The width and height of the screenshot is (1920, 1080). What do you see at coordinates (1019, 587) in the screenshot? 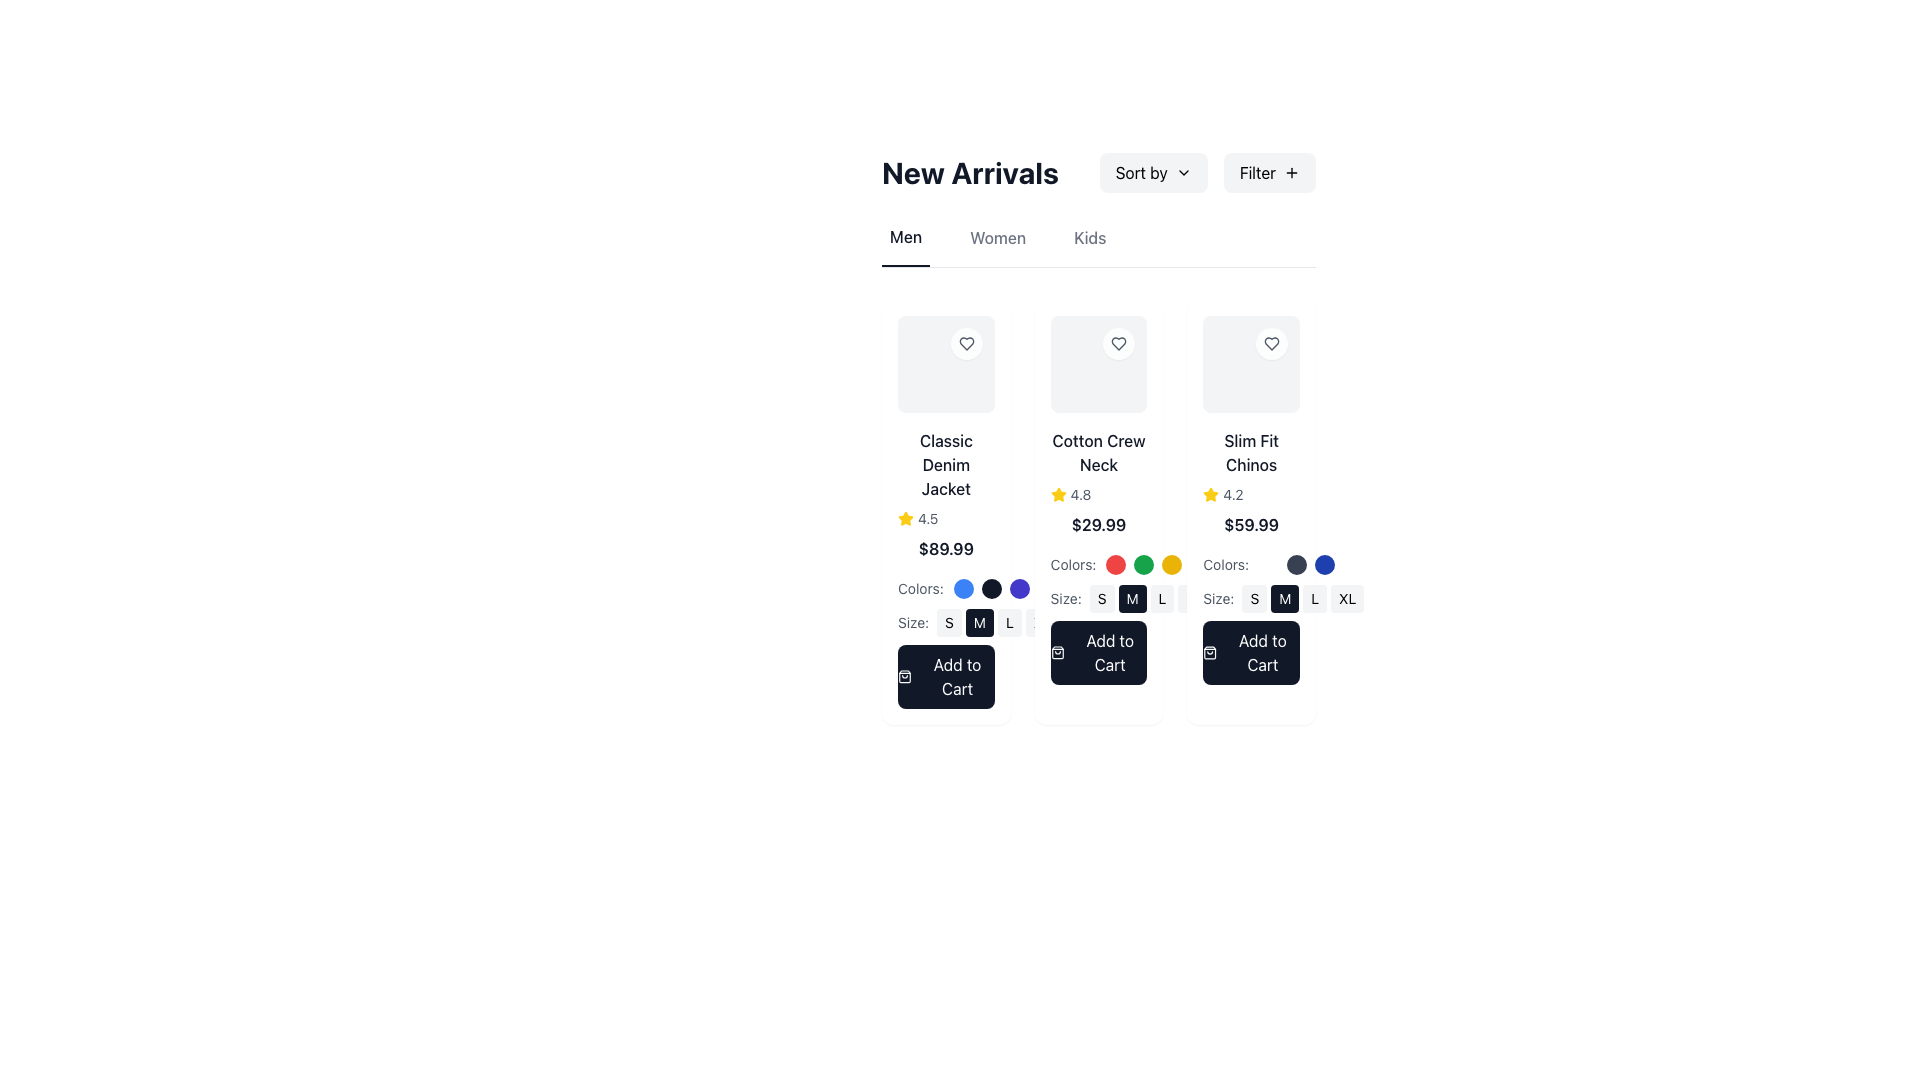
I see `the third circular color-select button with a purple background located under the 'Classic Denim Jacket' product` at bounding box center [1019, 587].